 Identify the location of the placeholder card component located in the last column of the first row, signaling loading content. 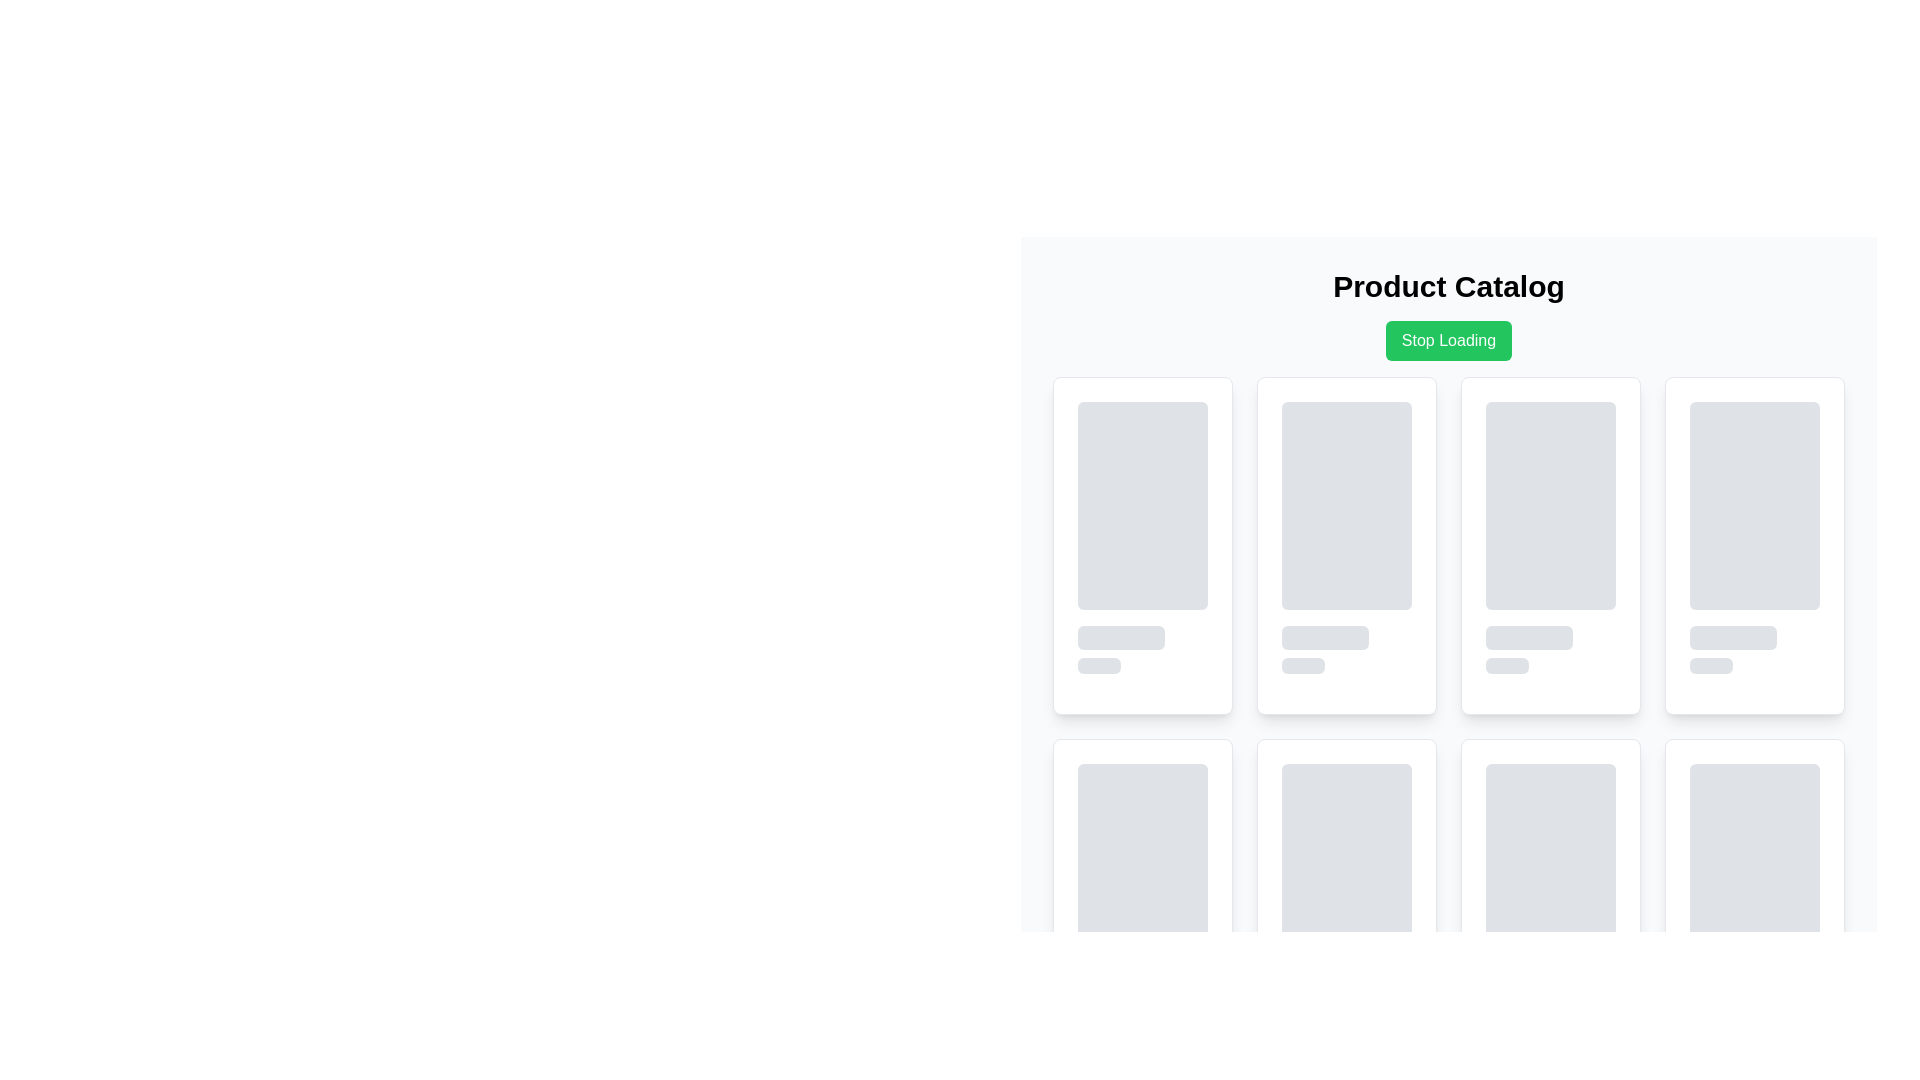
(1754, 546).